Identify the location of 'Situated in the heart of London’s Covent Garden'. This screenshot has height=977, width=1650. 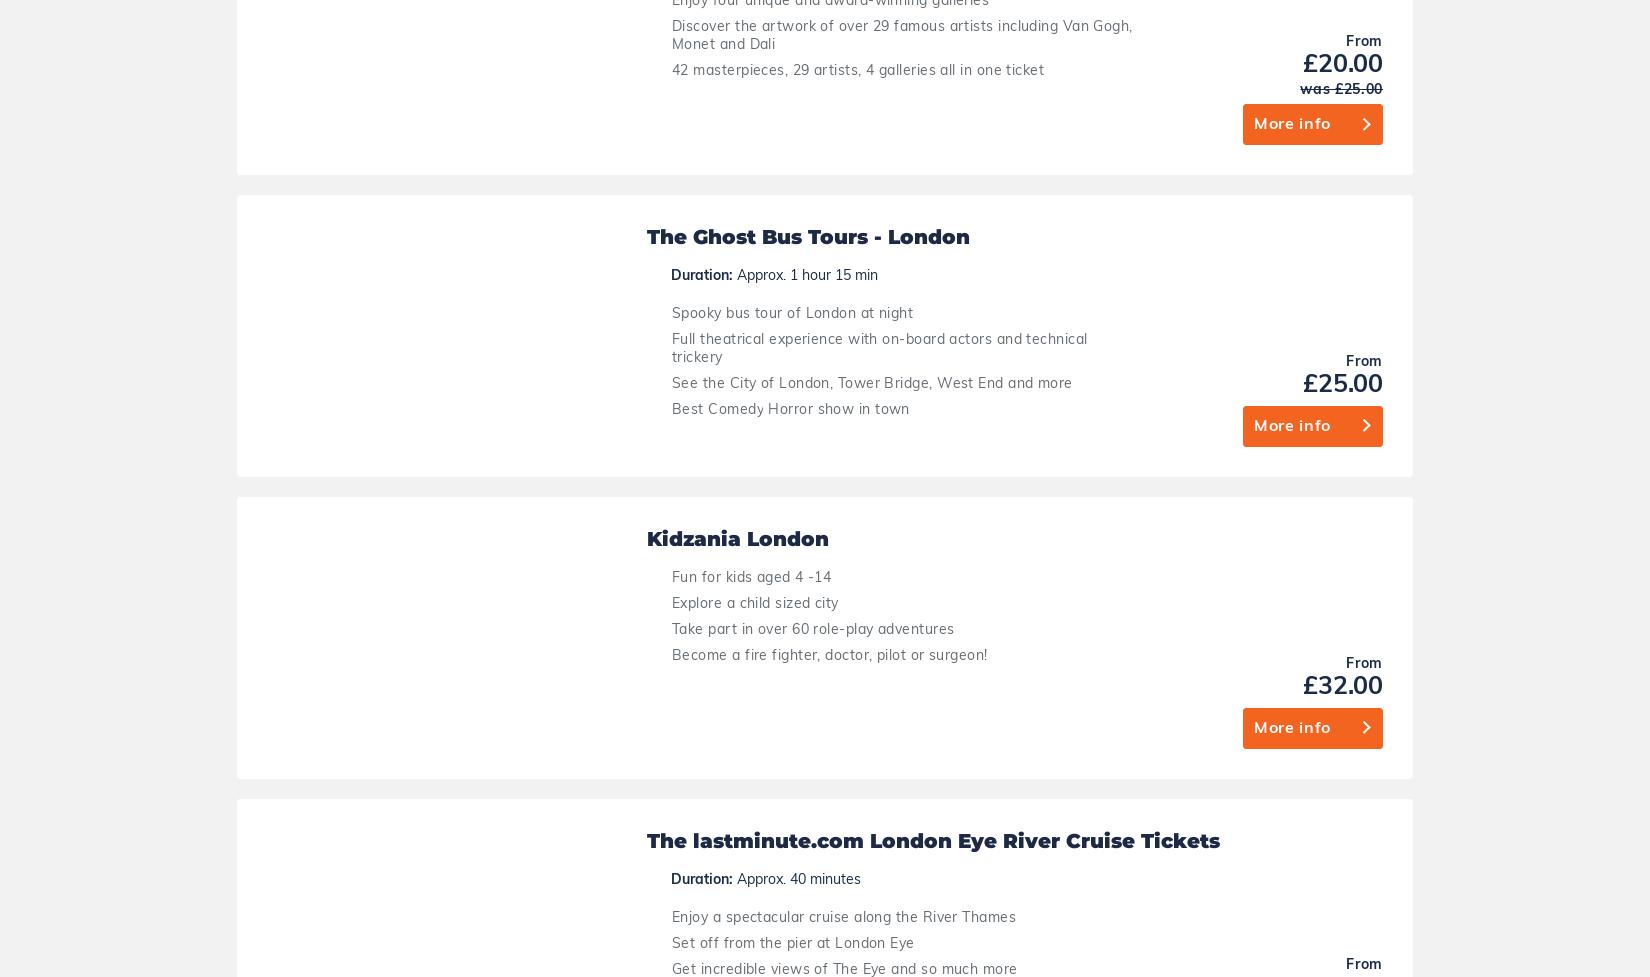
(839, 785).